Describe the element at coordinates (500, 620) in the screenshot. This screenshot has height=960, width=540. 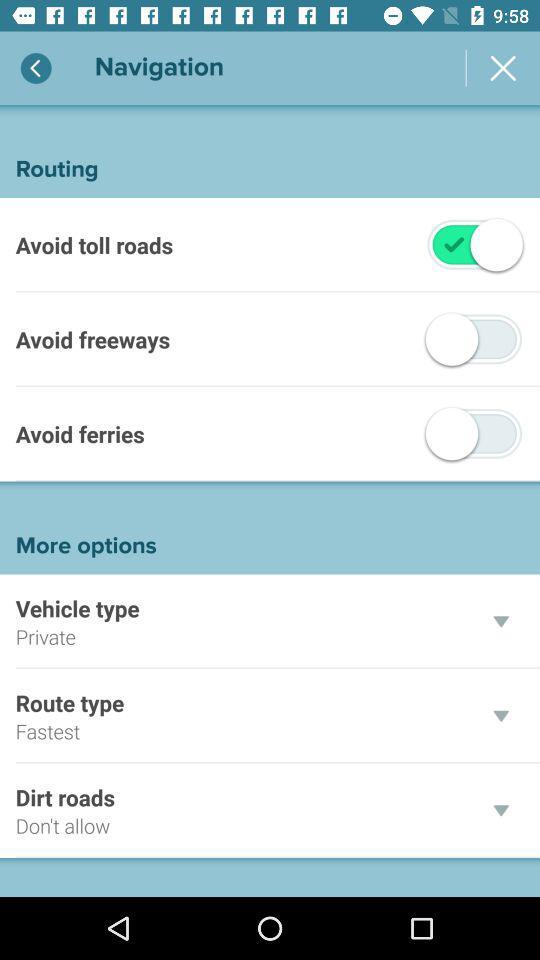
I see `the drop down for vehicle type` at that location.